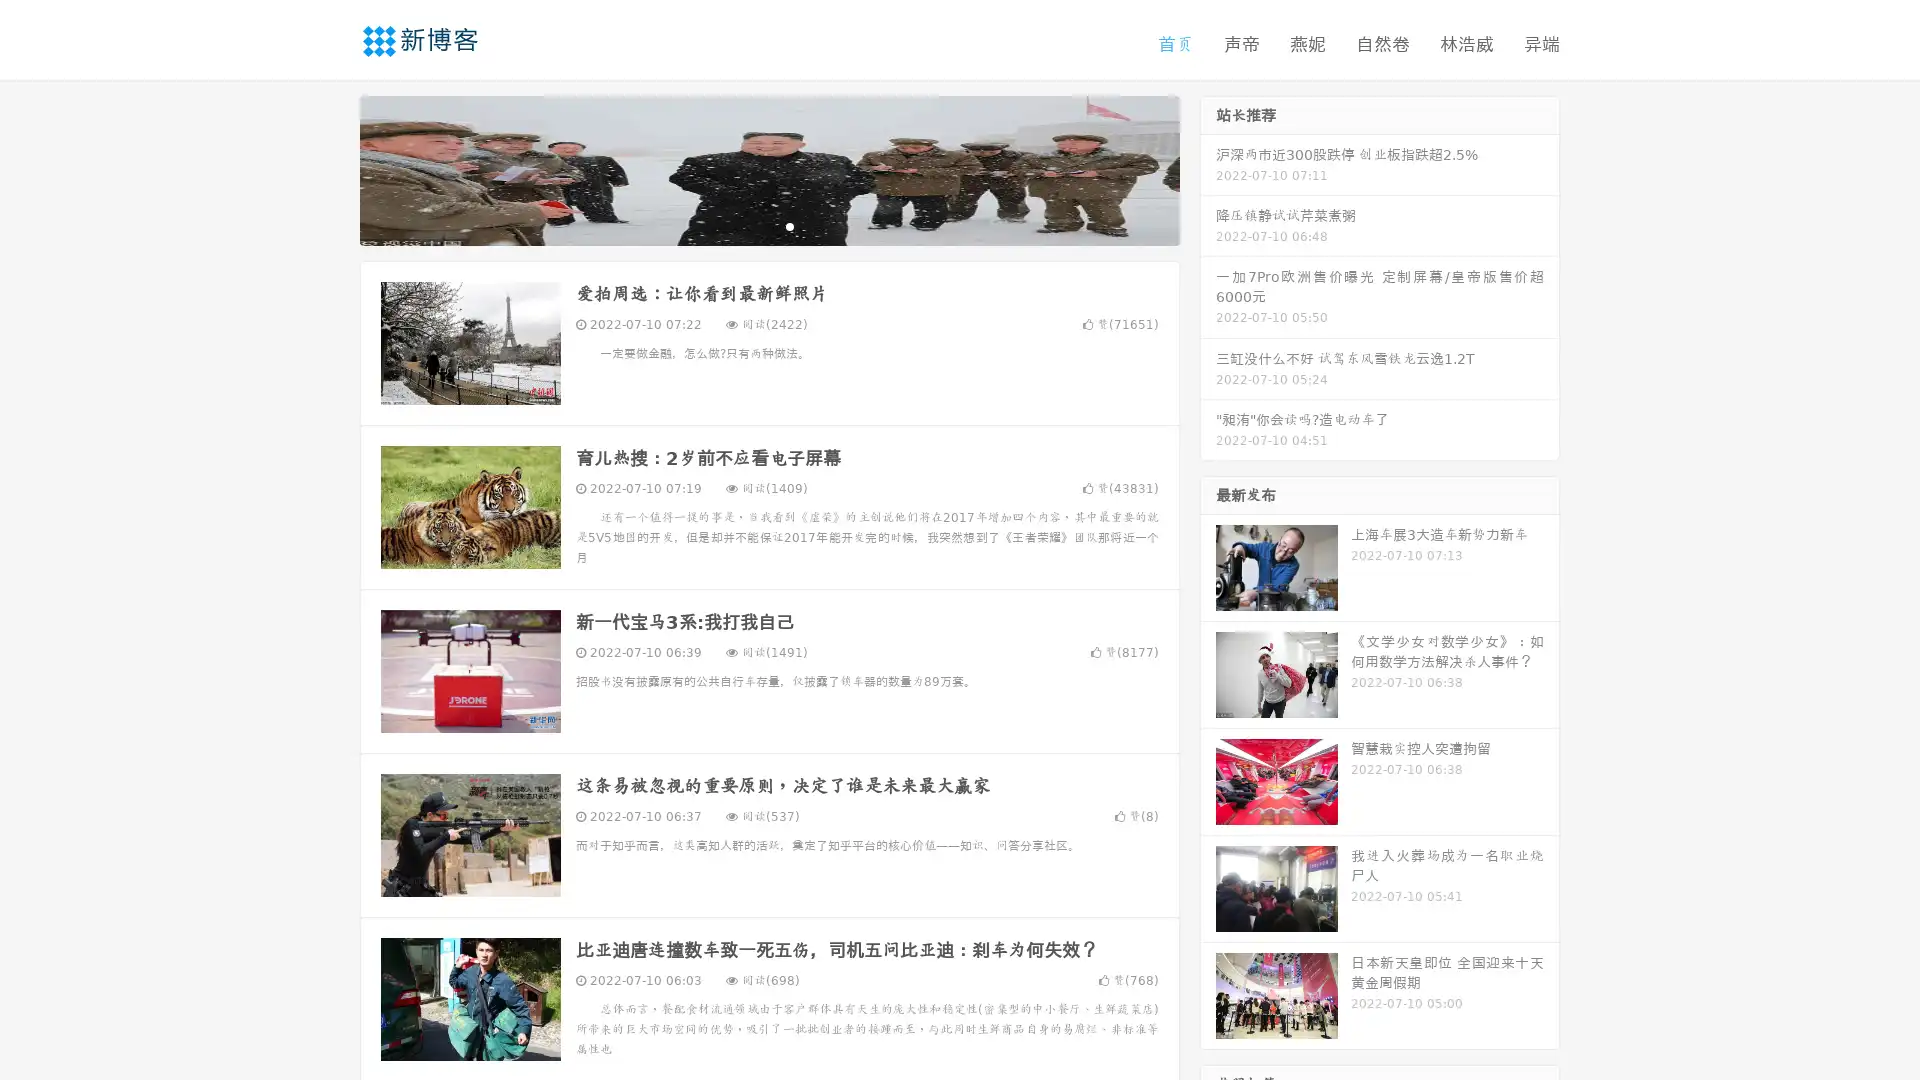 Image resolution: width=1920 pixels, height=1080 pixels. What do you see at coordinates (768, 225) in the screenshot?
I see `Go to slide 2` at bounding box center [768, 225].